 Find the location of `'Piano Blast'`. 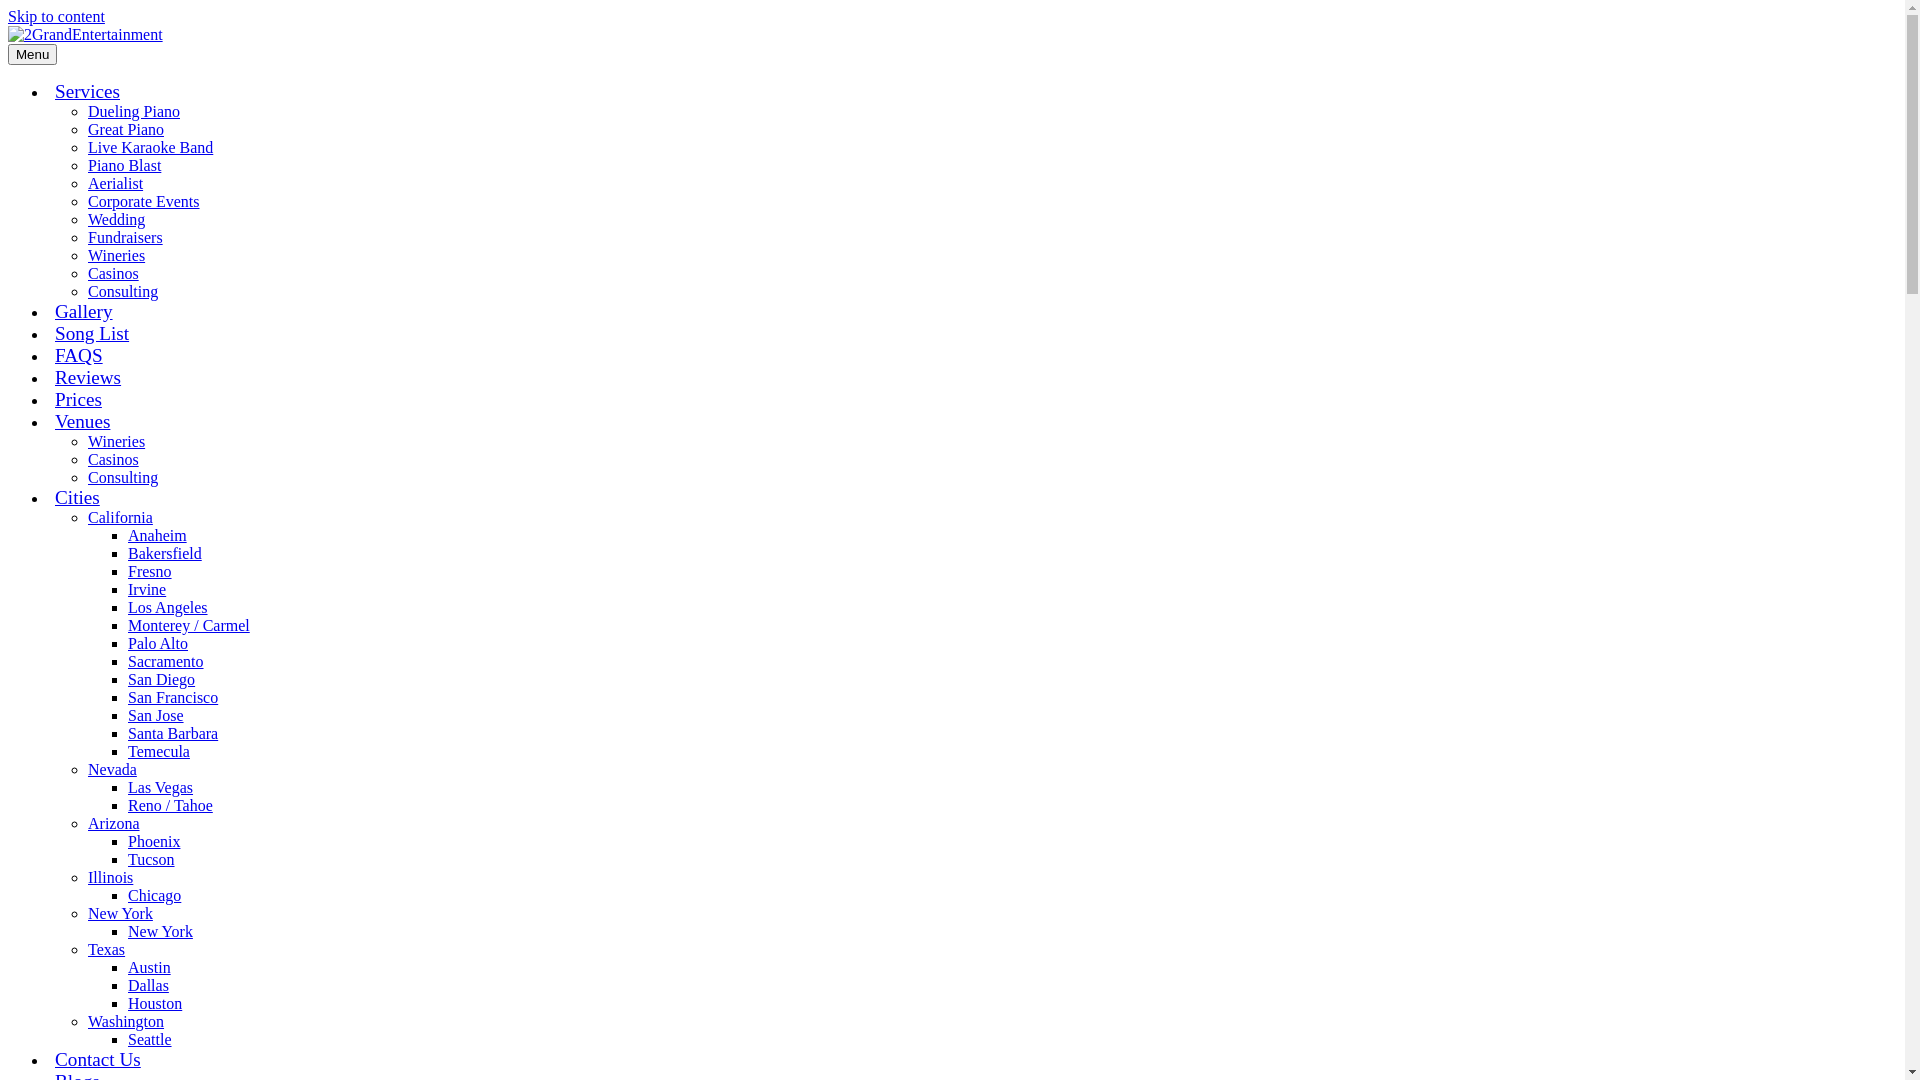

'Piano Blast' is located at coordinates (86, 164).